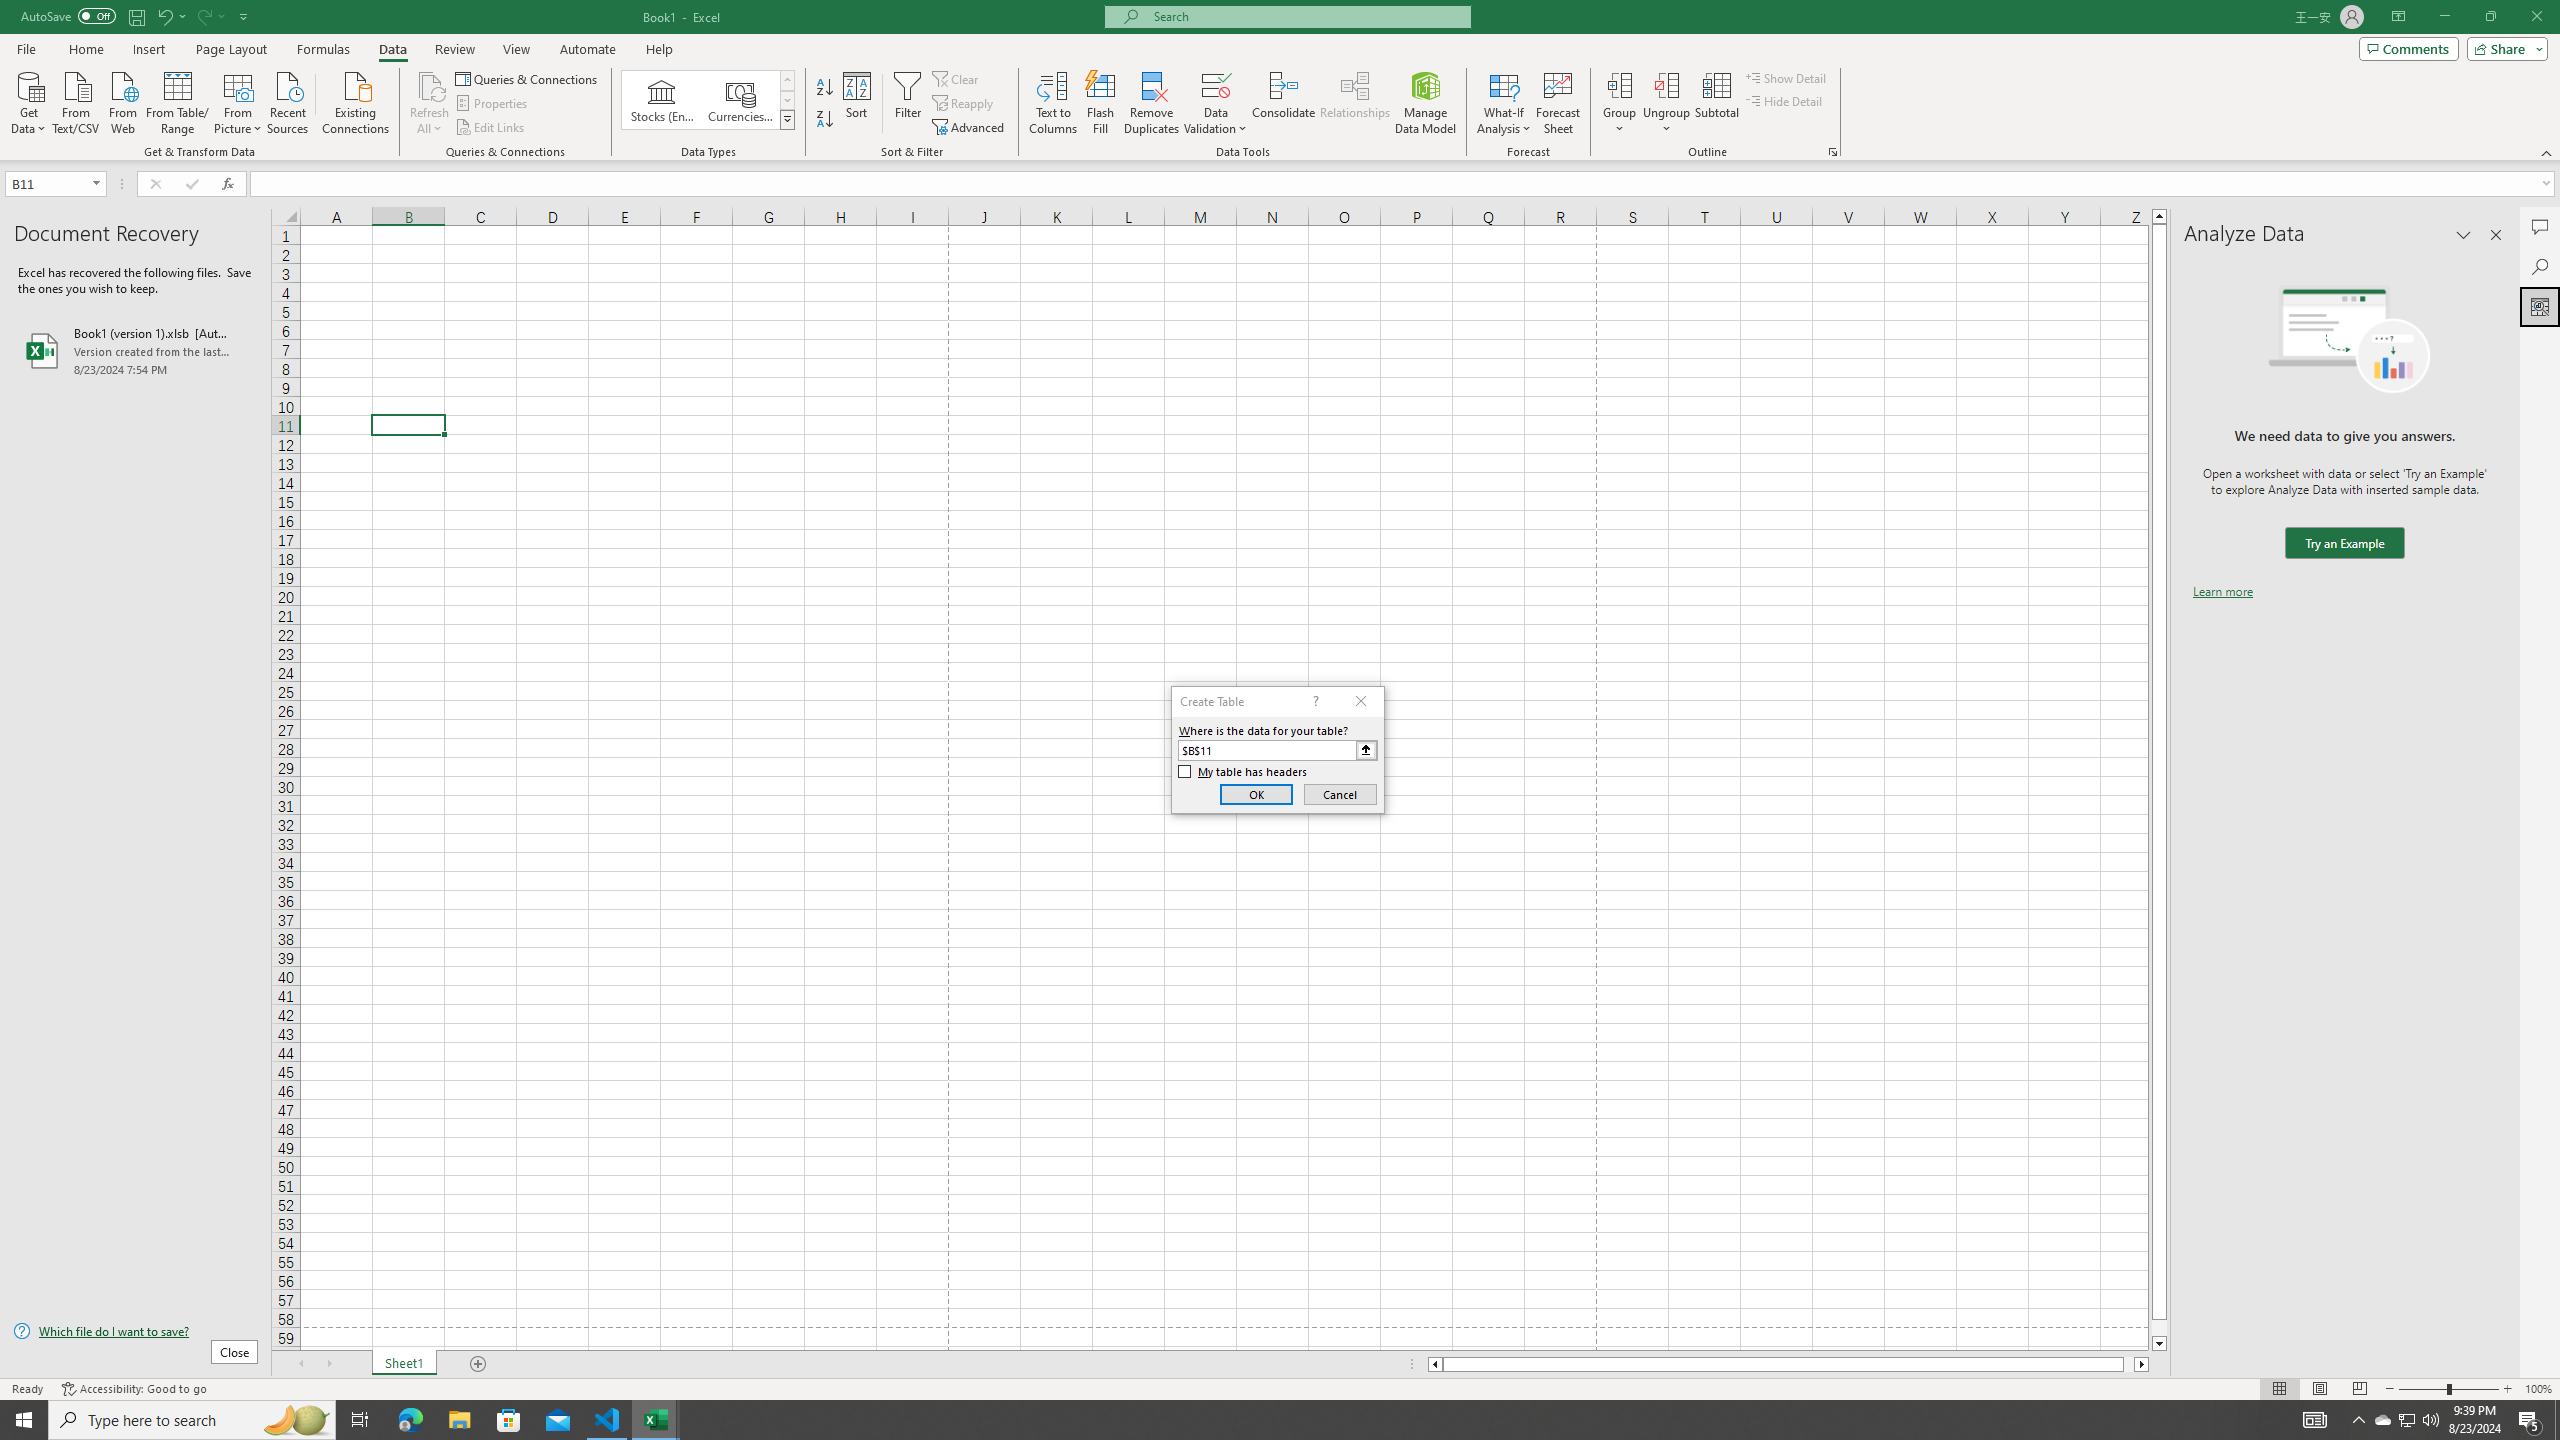 The width and height of the screenshot is (2560, 1440). Describe the element at coordinates (709, 99) in the screenshot. I see `'AutomationID: ConvertToLinkedEntity'` at that location.